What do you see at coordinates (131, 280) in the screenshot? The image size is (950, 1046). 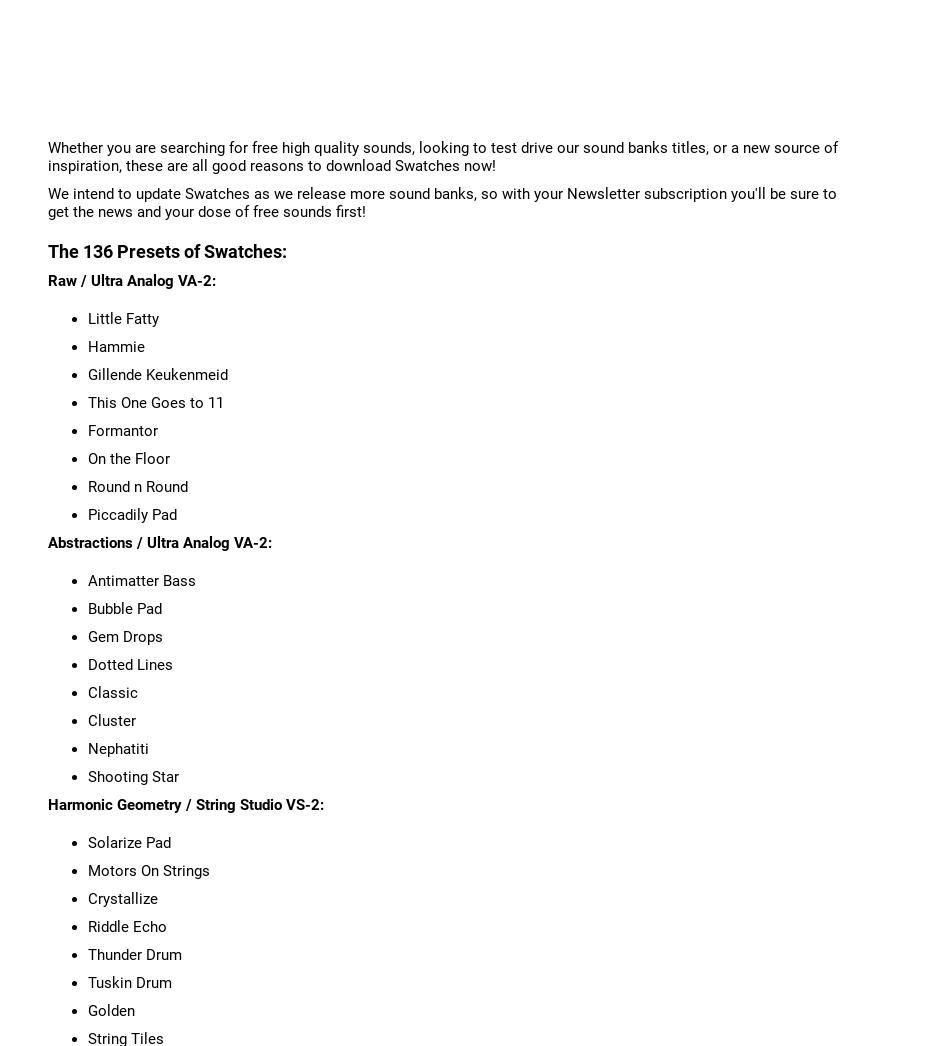 I see `'Raw / Ultra Analog VA-2:'` at bounding box center [131, 280].